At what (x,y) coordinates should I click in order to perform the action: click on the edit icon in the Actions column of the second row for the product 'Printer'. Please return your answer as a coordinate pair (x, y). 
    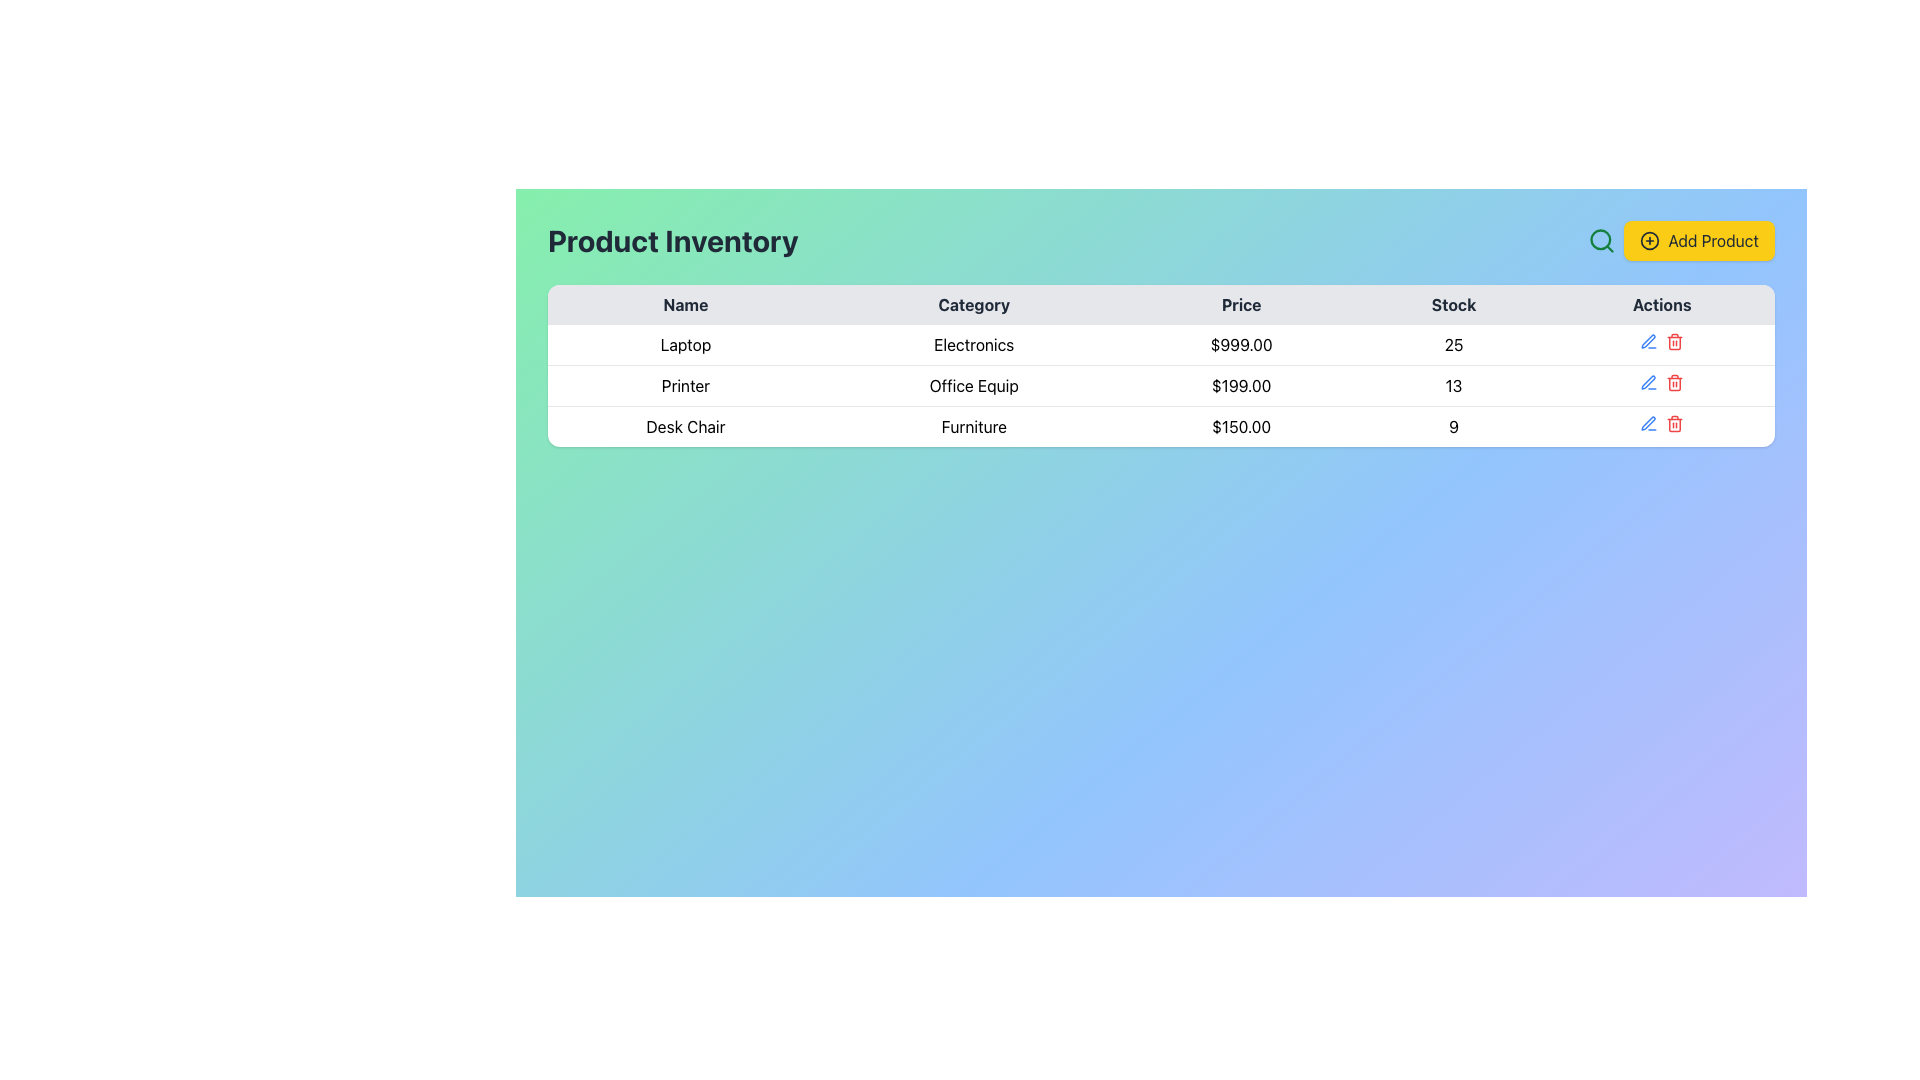
    Looking at the image, I should click on (1649, 382).